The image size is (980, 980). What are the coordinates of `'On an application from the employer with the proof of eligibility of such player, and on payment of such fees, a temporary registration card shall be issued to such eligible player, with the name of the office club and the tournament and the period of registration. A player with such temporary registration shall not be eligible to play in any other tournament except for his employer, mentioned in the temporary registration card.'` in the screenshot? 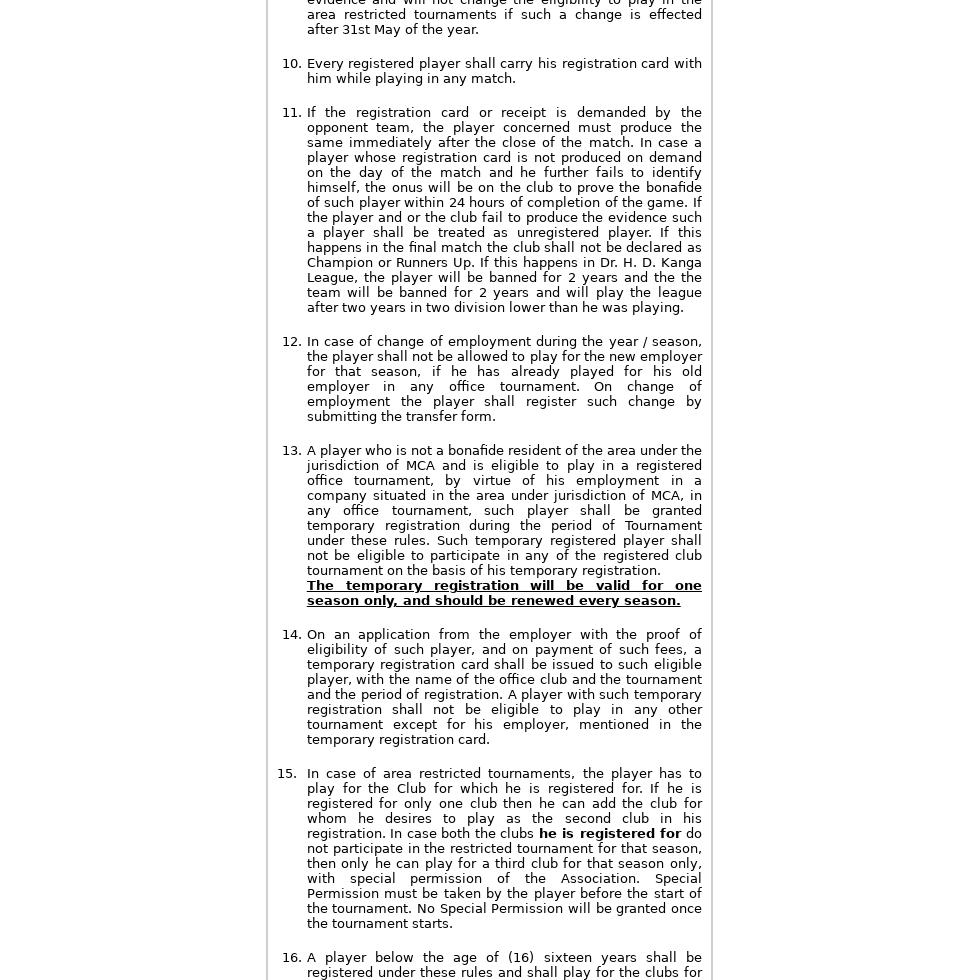 It's located at (503, 686).